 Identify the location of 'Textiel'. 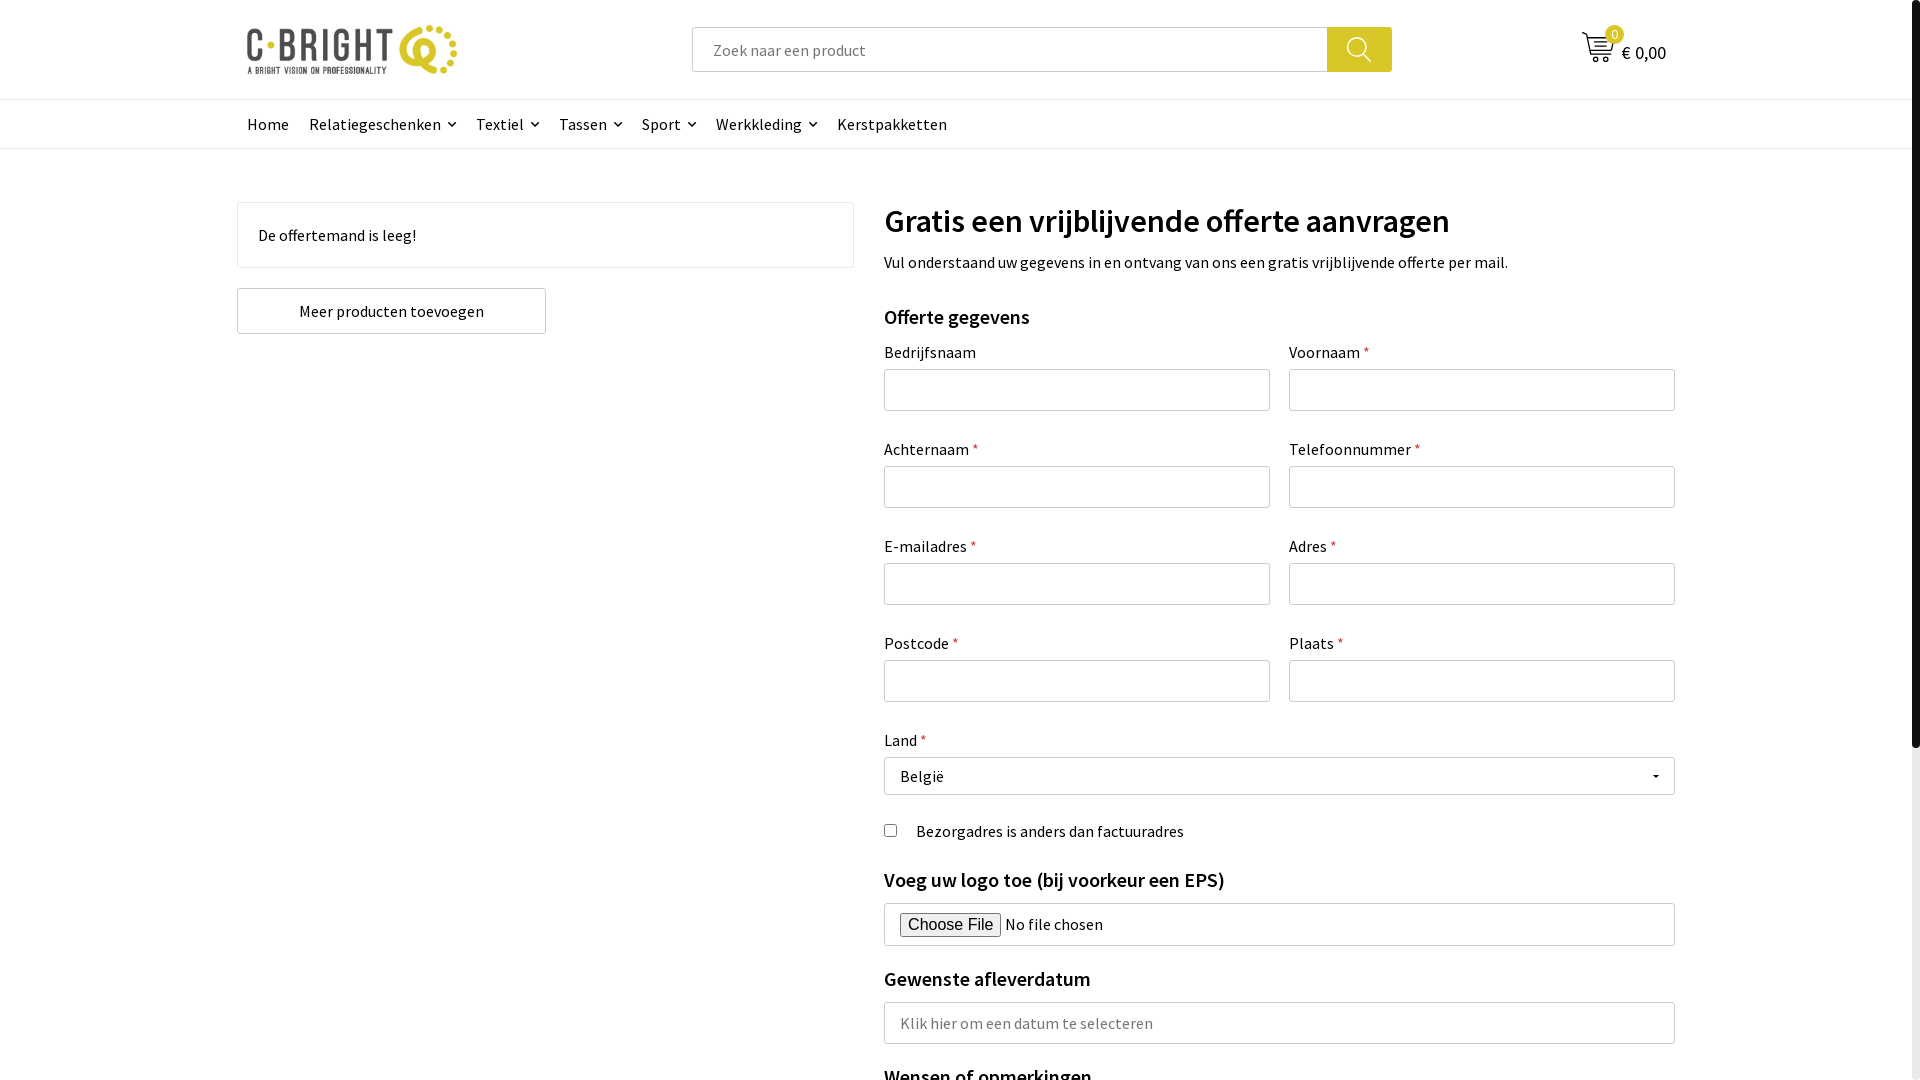
(507, 123).